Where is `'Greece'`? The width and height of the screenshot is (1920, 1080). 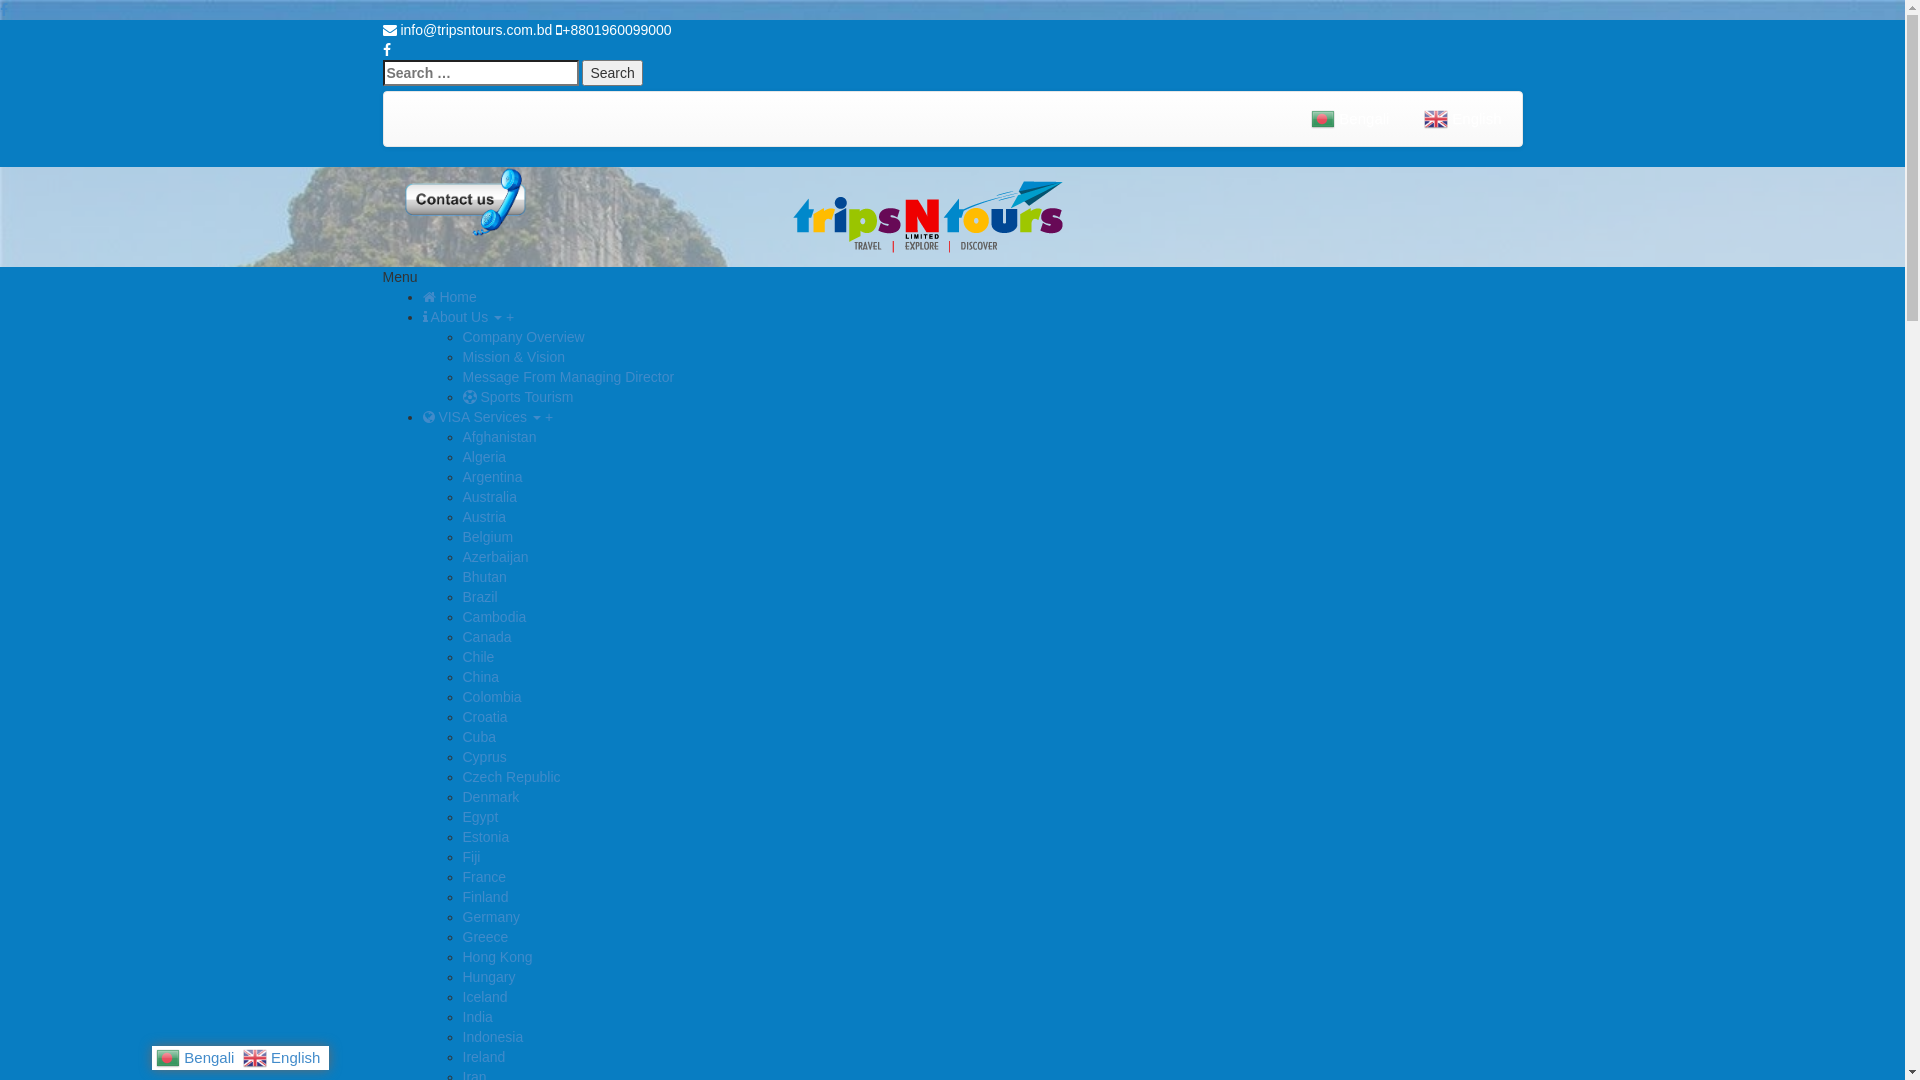
'Greece' is located at coordinates (484, 937).